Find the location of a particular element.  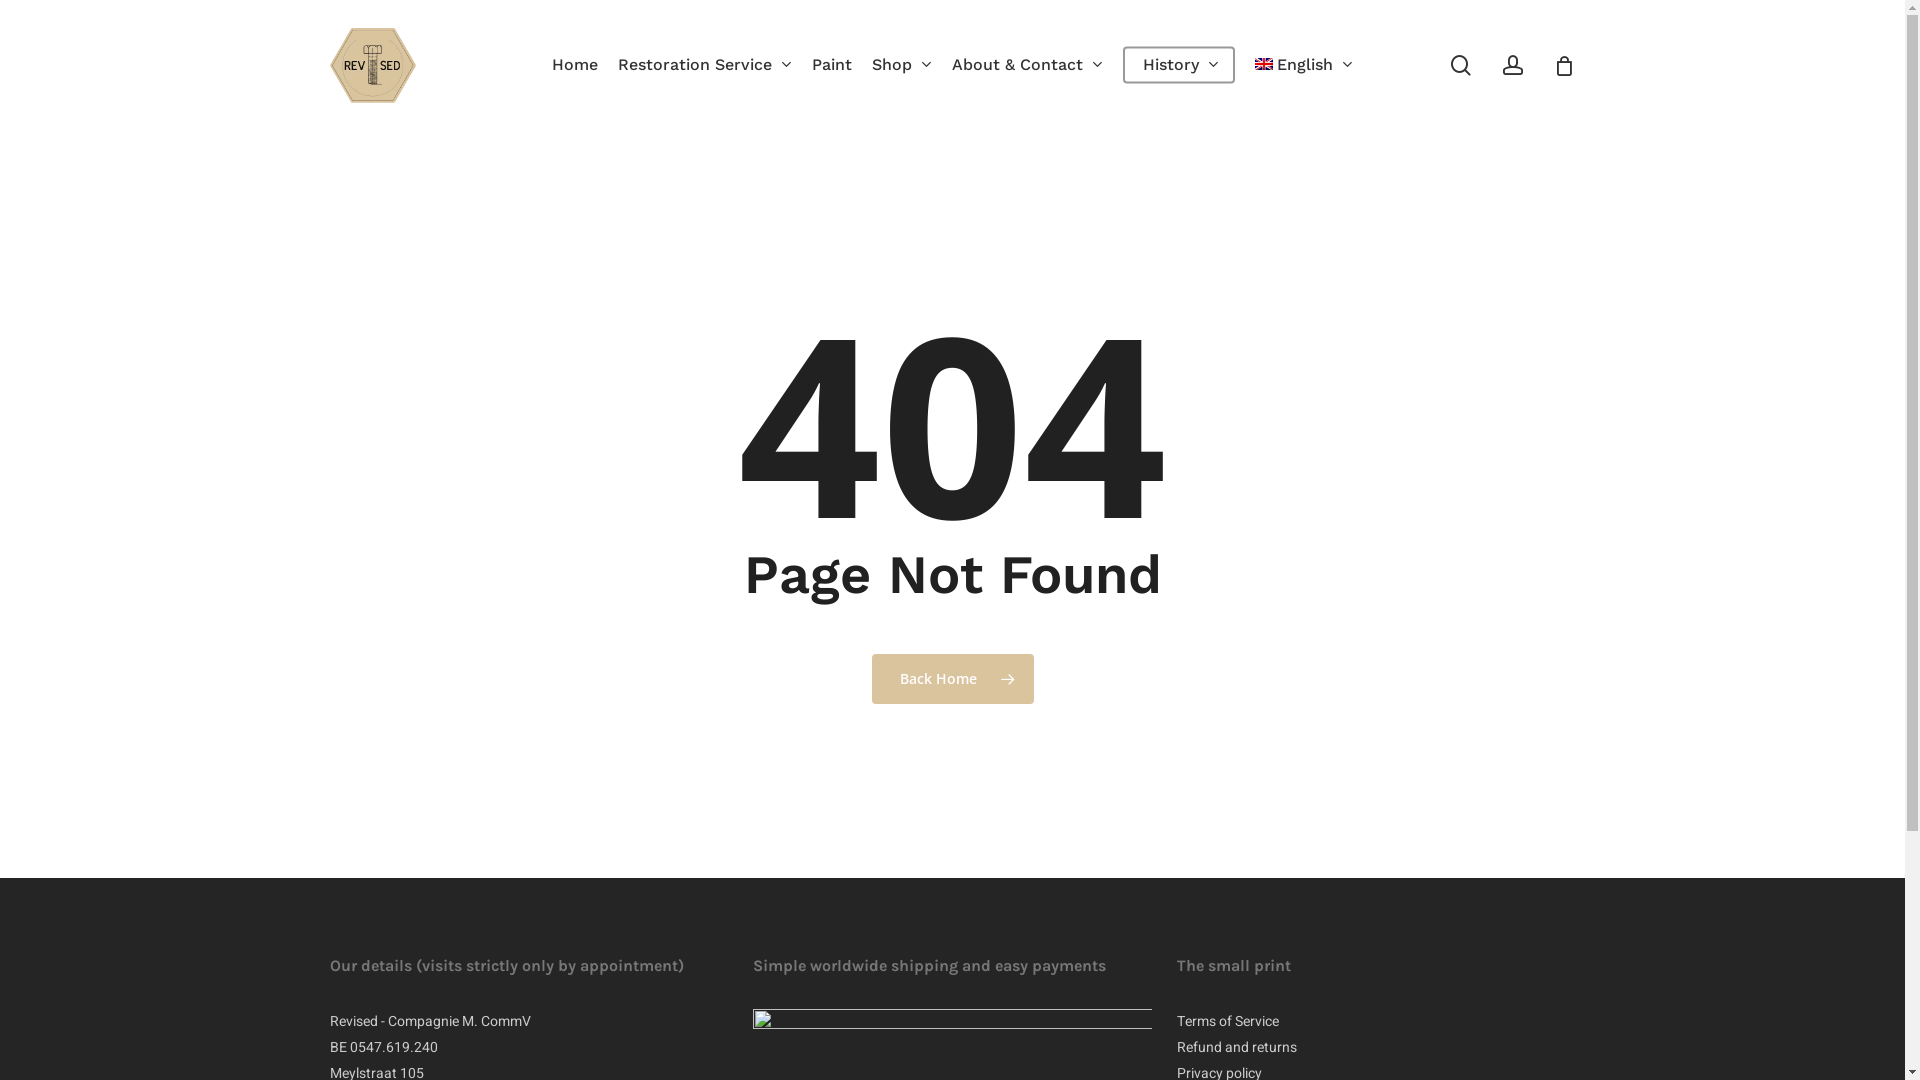

'Paint' is located at coordinates (831, 64).